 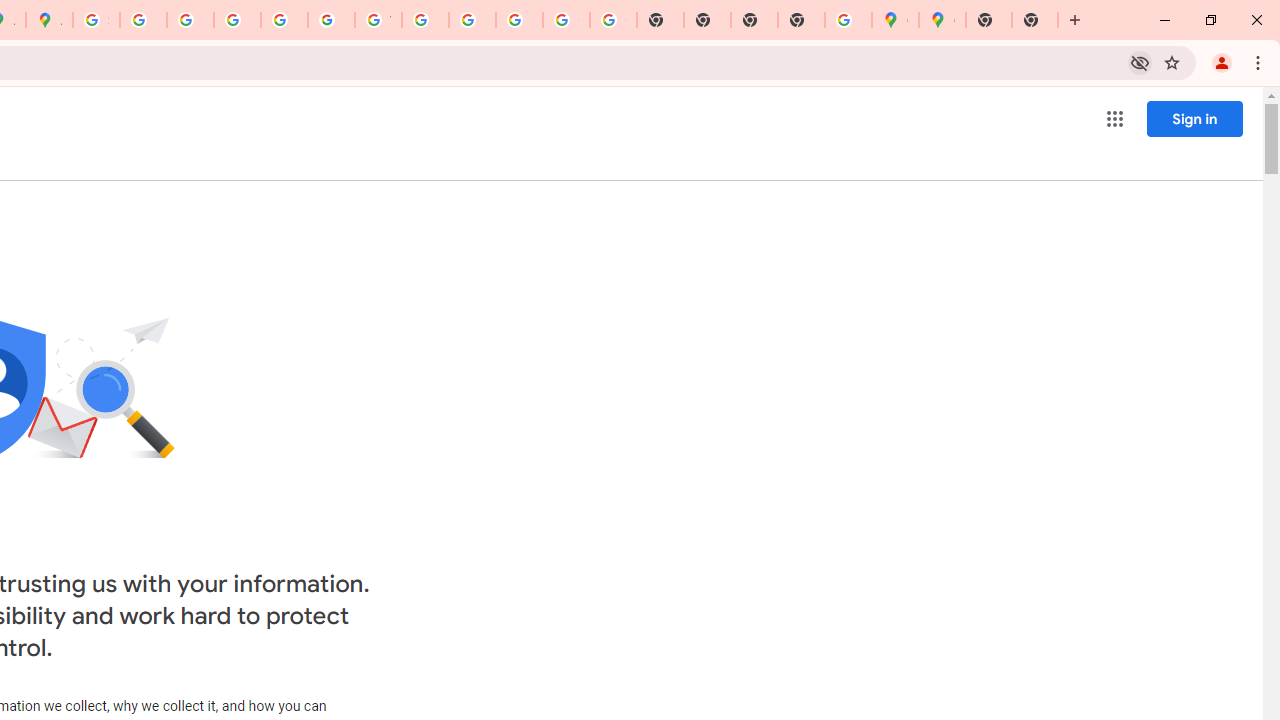 What do you see at coordinates (989, 20) in the screenshot?
I see `'New Tab'` at bounding box center [989, 20].